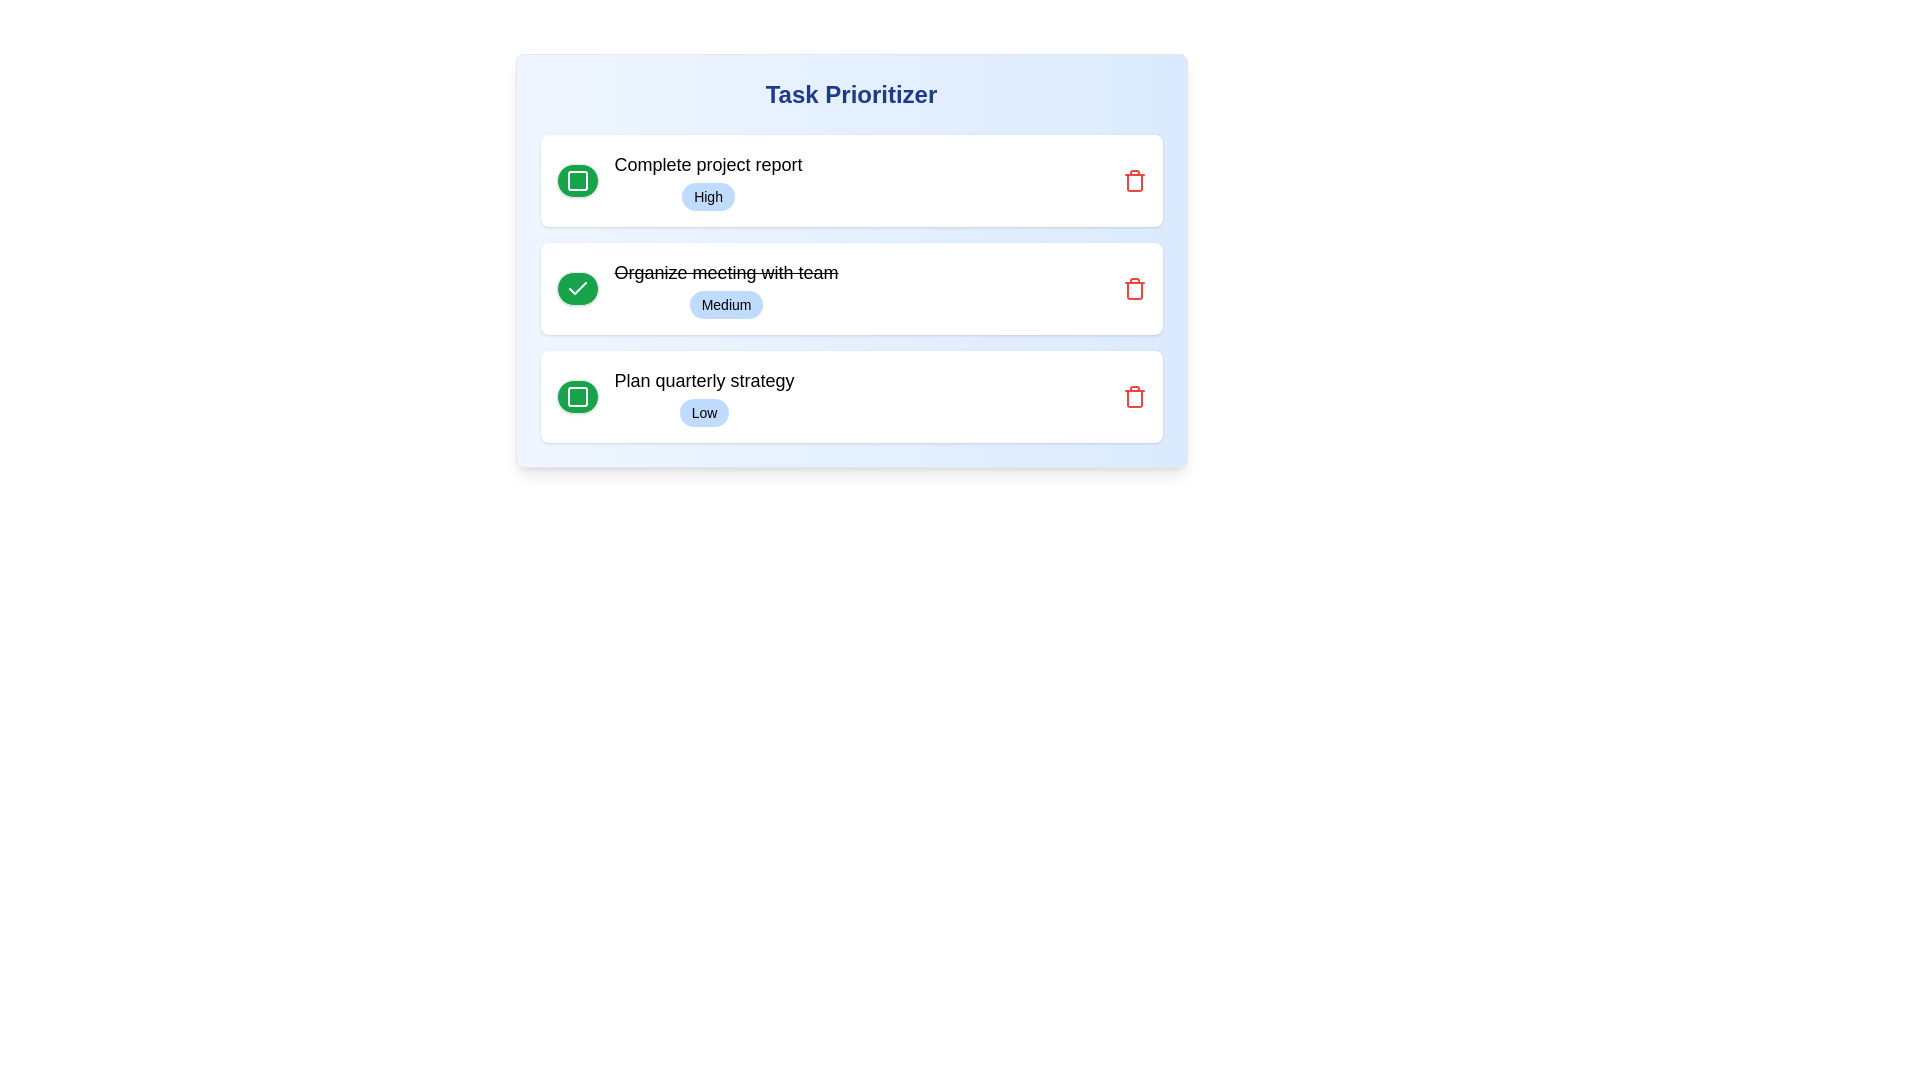  I want to click on the selectable graphical icon, which is a square-shaped icon with a green outline and white border, located near the left side of the 'Plan quarterly strategy' task in the 'Task Prioritizer' list, so click(576, 397).